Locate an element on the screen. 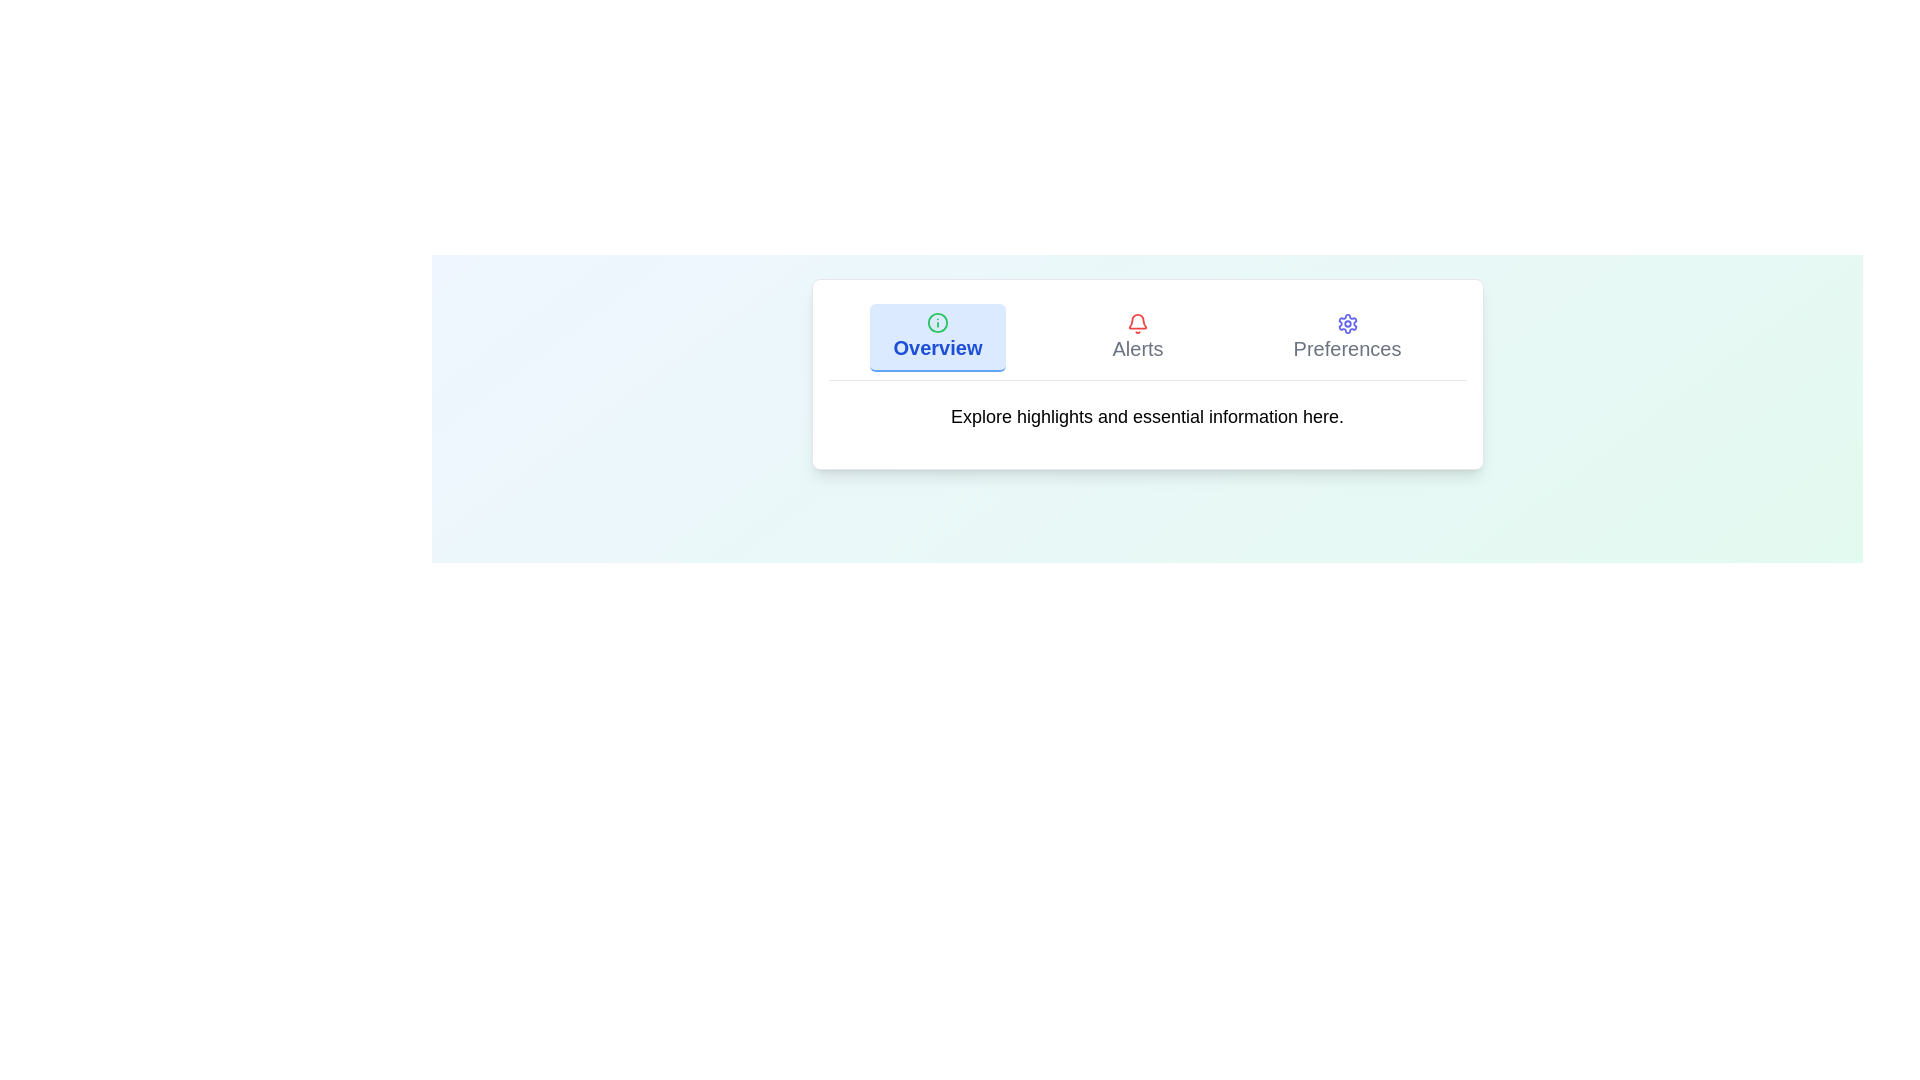 The image size is (1920, 1080). the tab with the title Alerts to inspect its details is located at coordinates (1137, 337).